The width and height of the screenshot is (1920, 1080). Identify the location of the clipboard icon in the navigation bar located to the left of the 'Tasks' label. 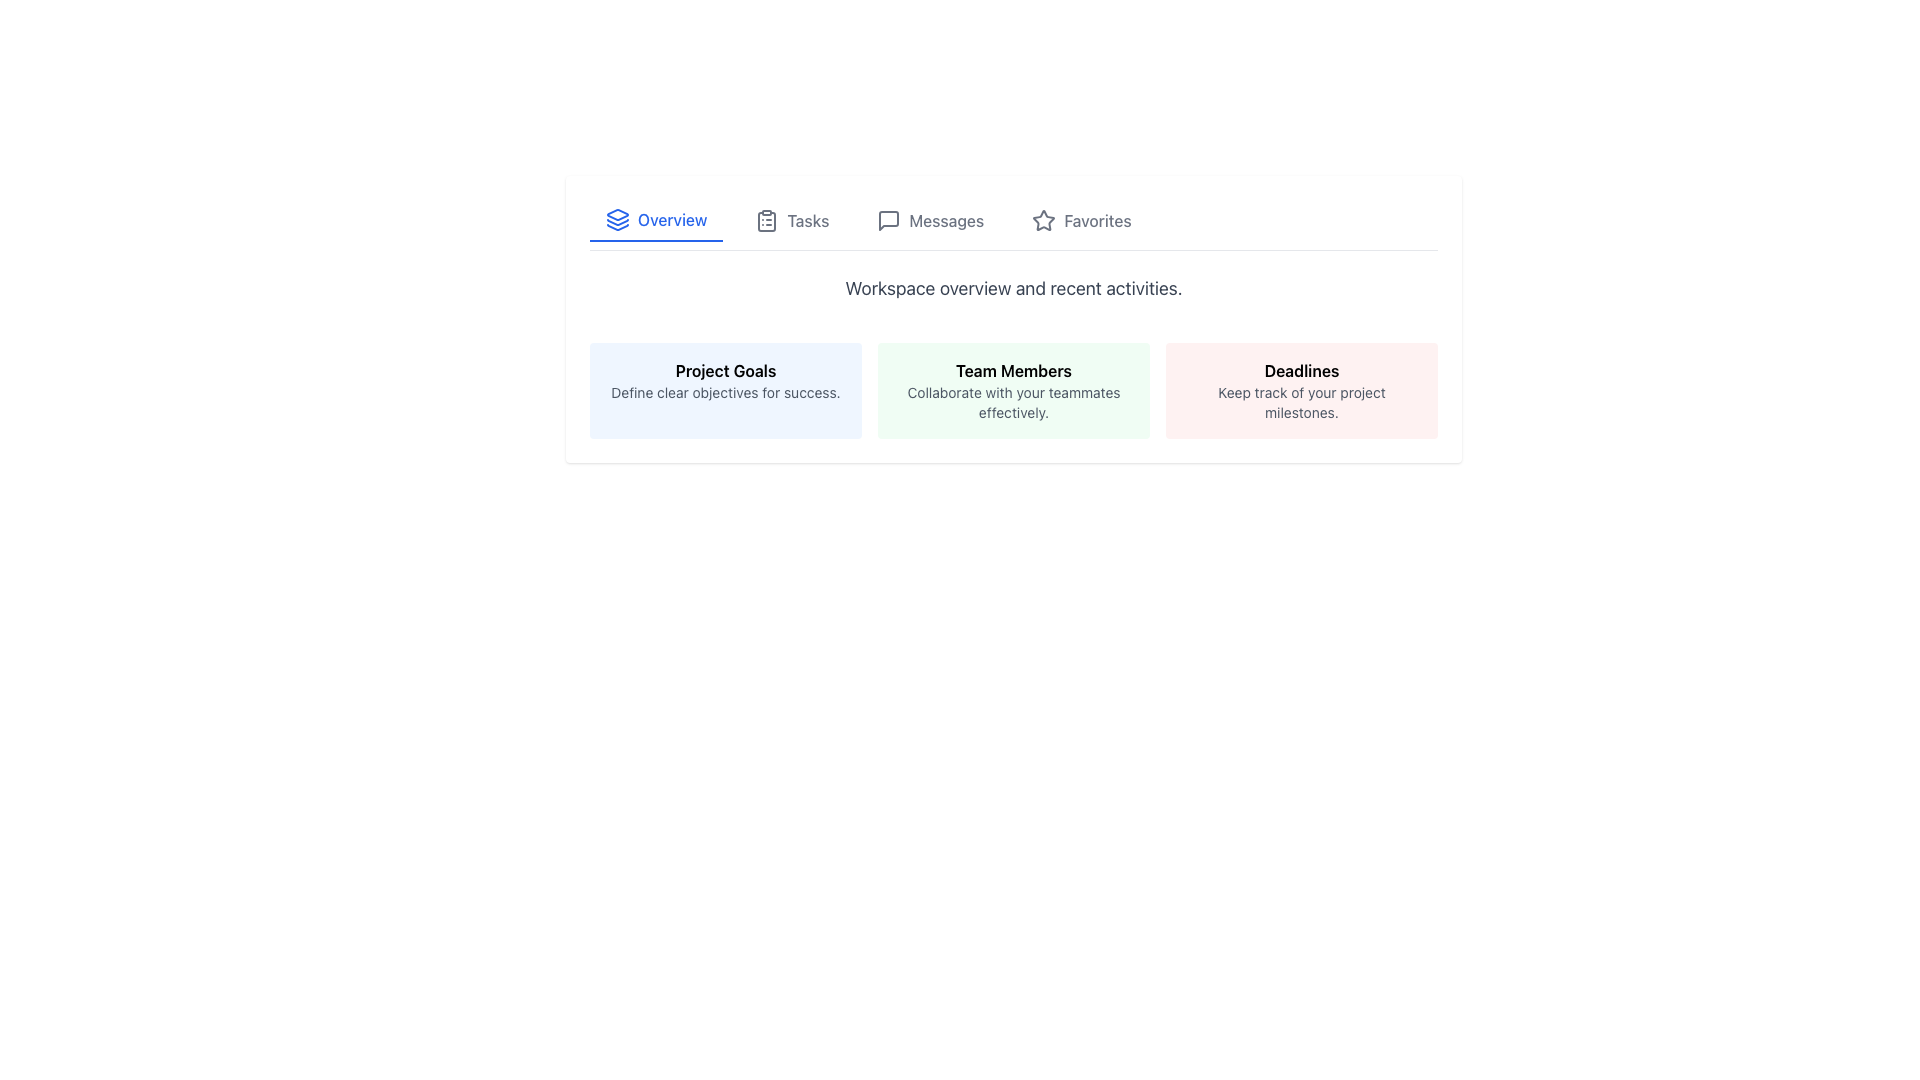
(766, 220).